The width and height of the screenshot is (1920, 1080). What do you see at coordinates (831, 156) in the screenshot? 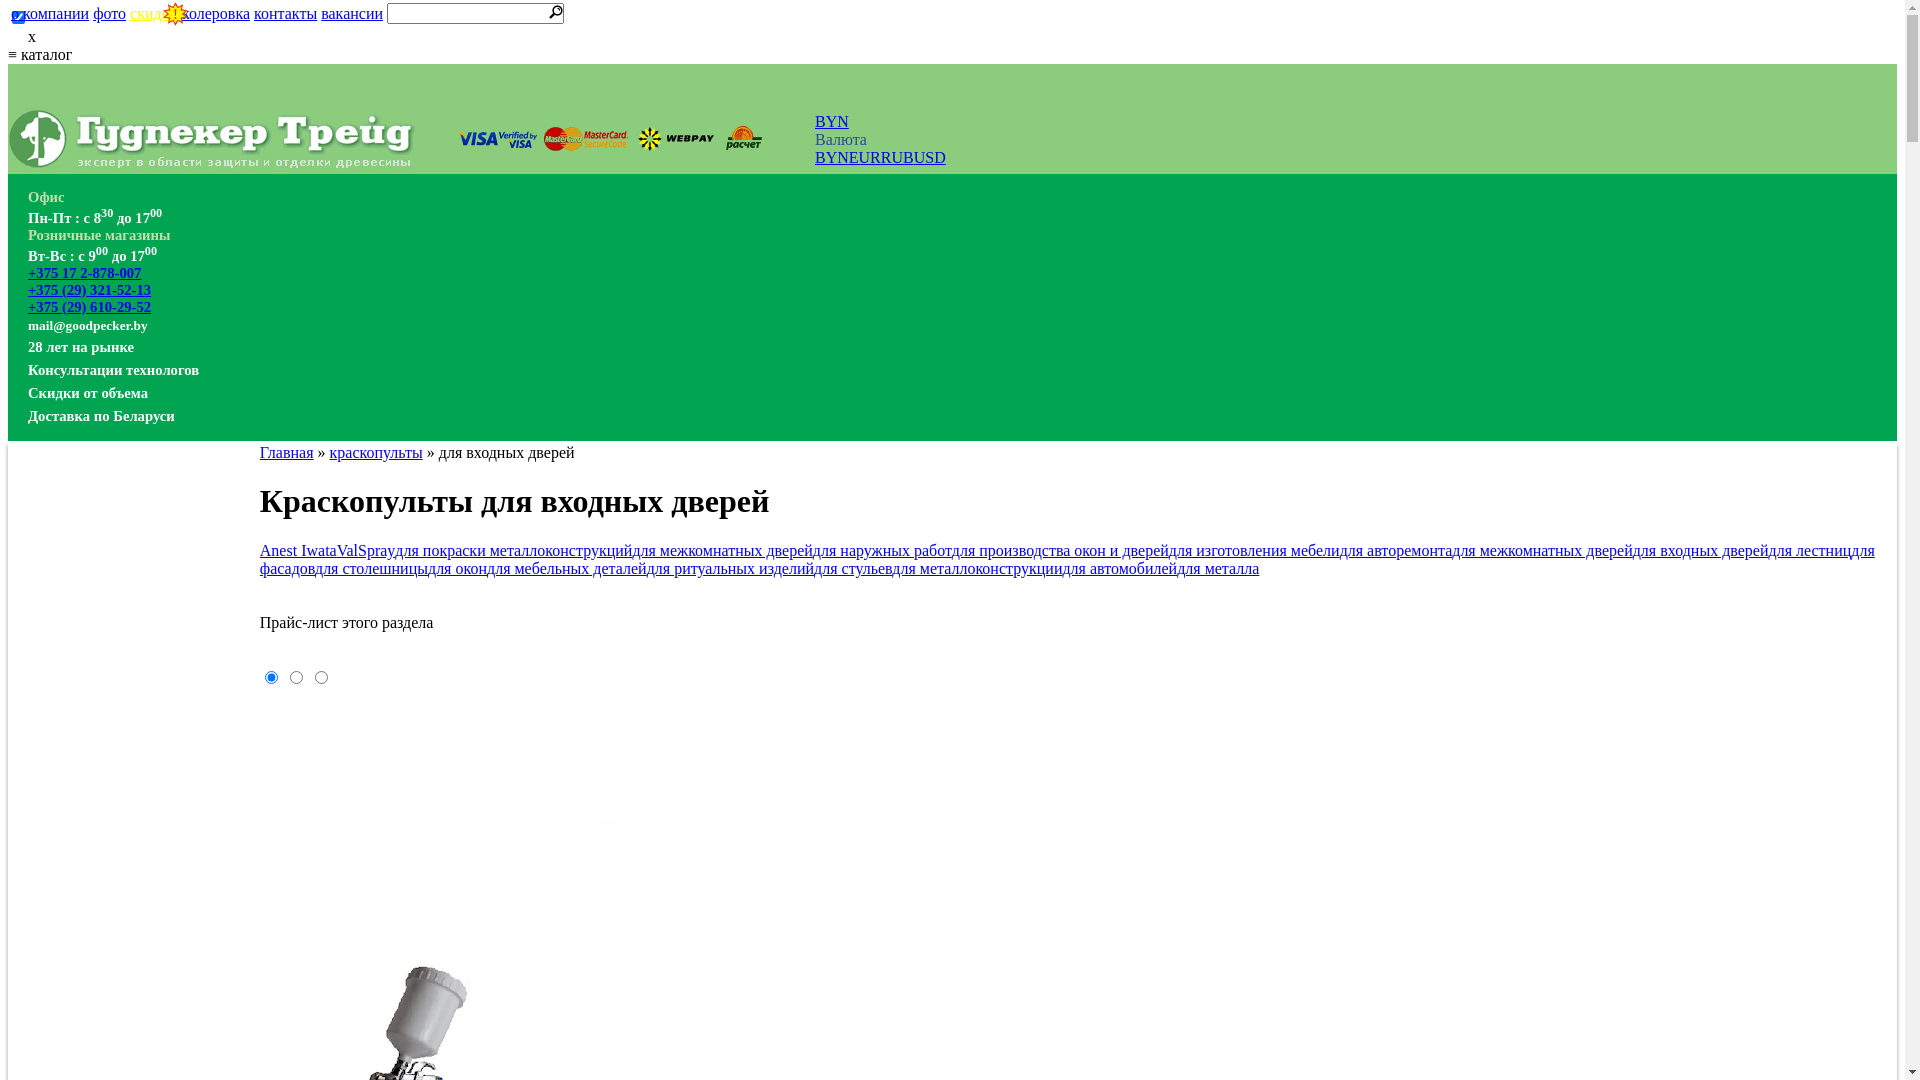
I see `'BYN'` at bounding box center [831, 156].